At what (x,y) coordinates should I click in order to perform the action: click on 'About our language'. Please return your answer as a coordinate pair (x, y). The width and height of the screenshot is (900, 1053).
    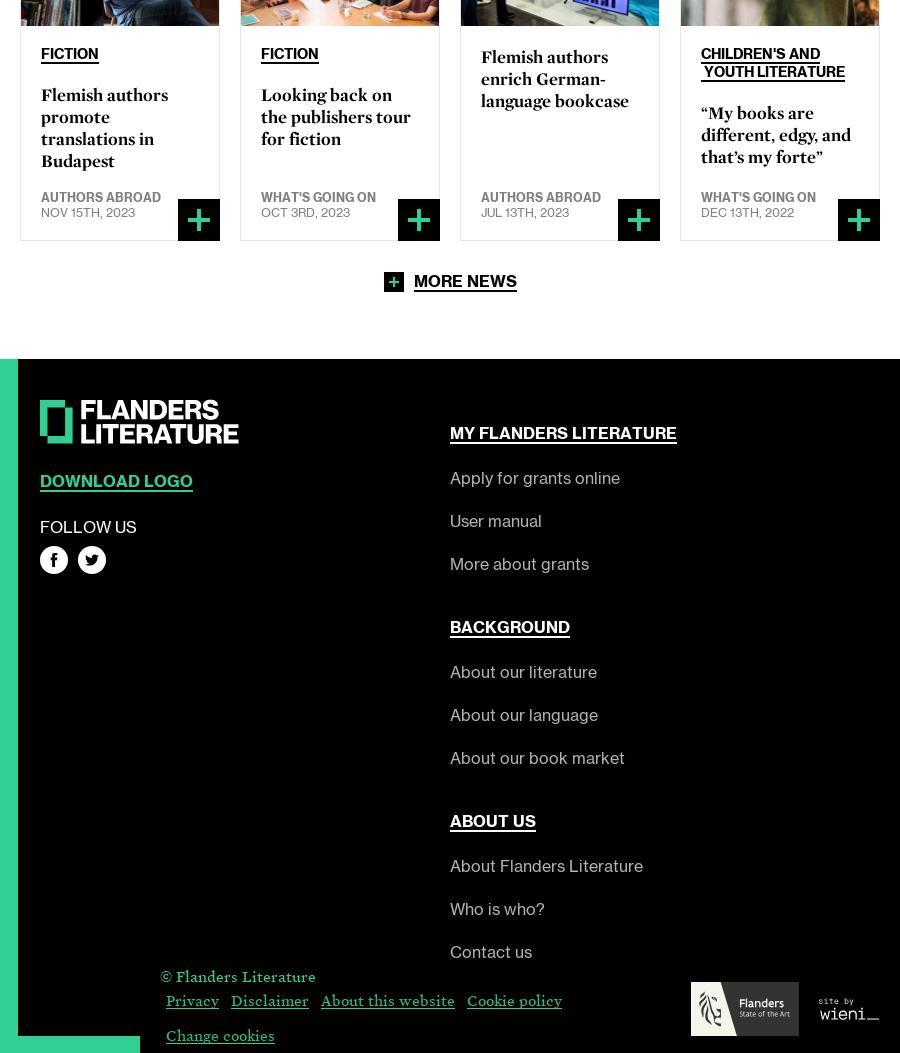
    Looking at the image, I should click on (522, 714).